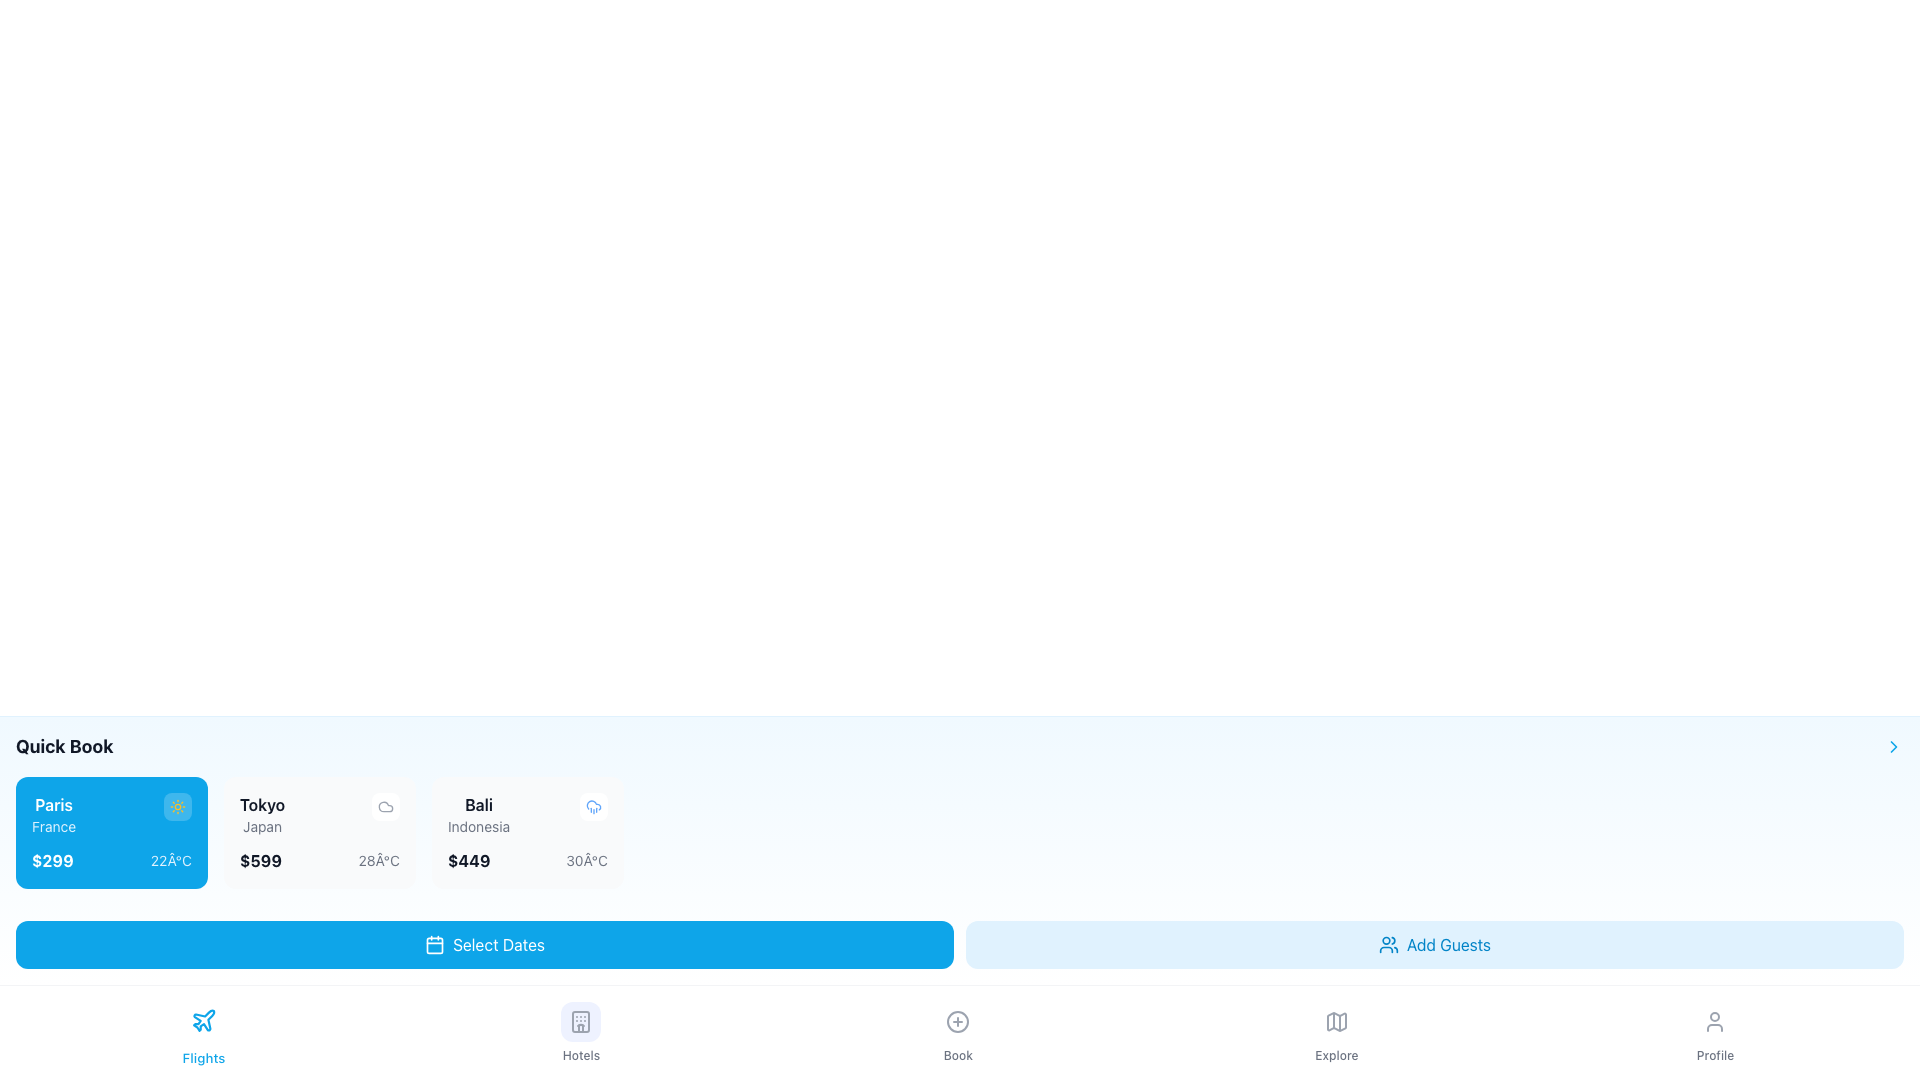  What do you see at coordinates (379, 859) in the screenshot?
I see `the temperature label displaying '28Â°C' next to the cost value '$599' in the card for 'Tokyo, Japan'` at bounding box center [379, 859].